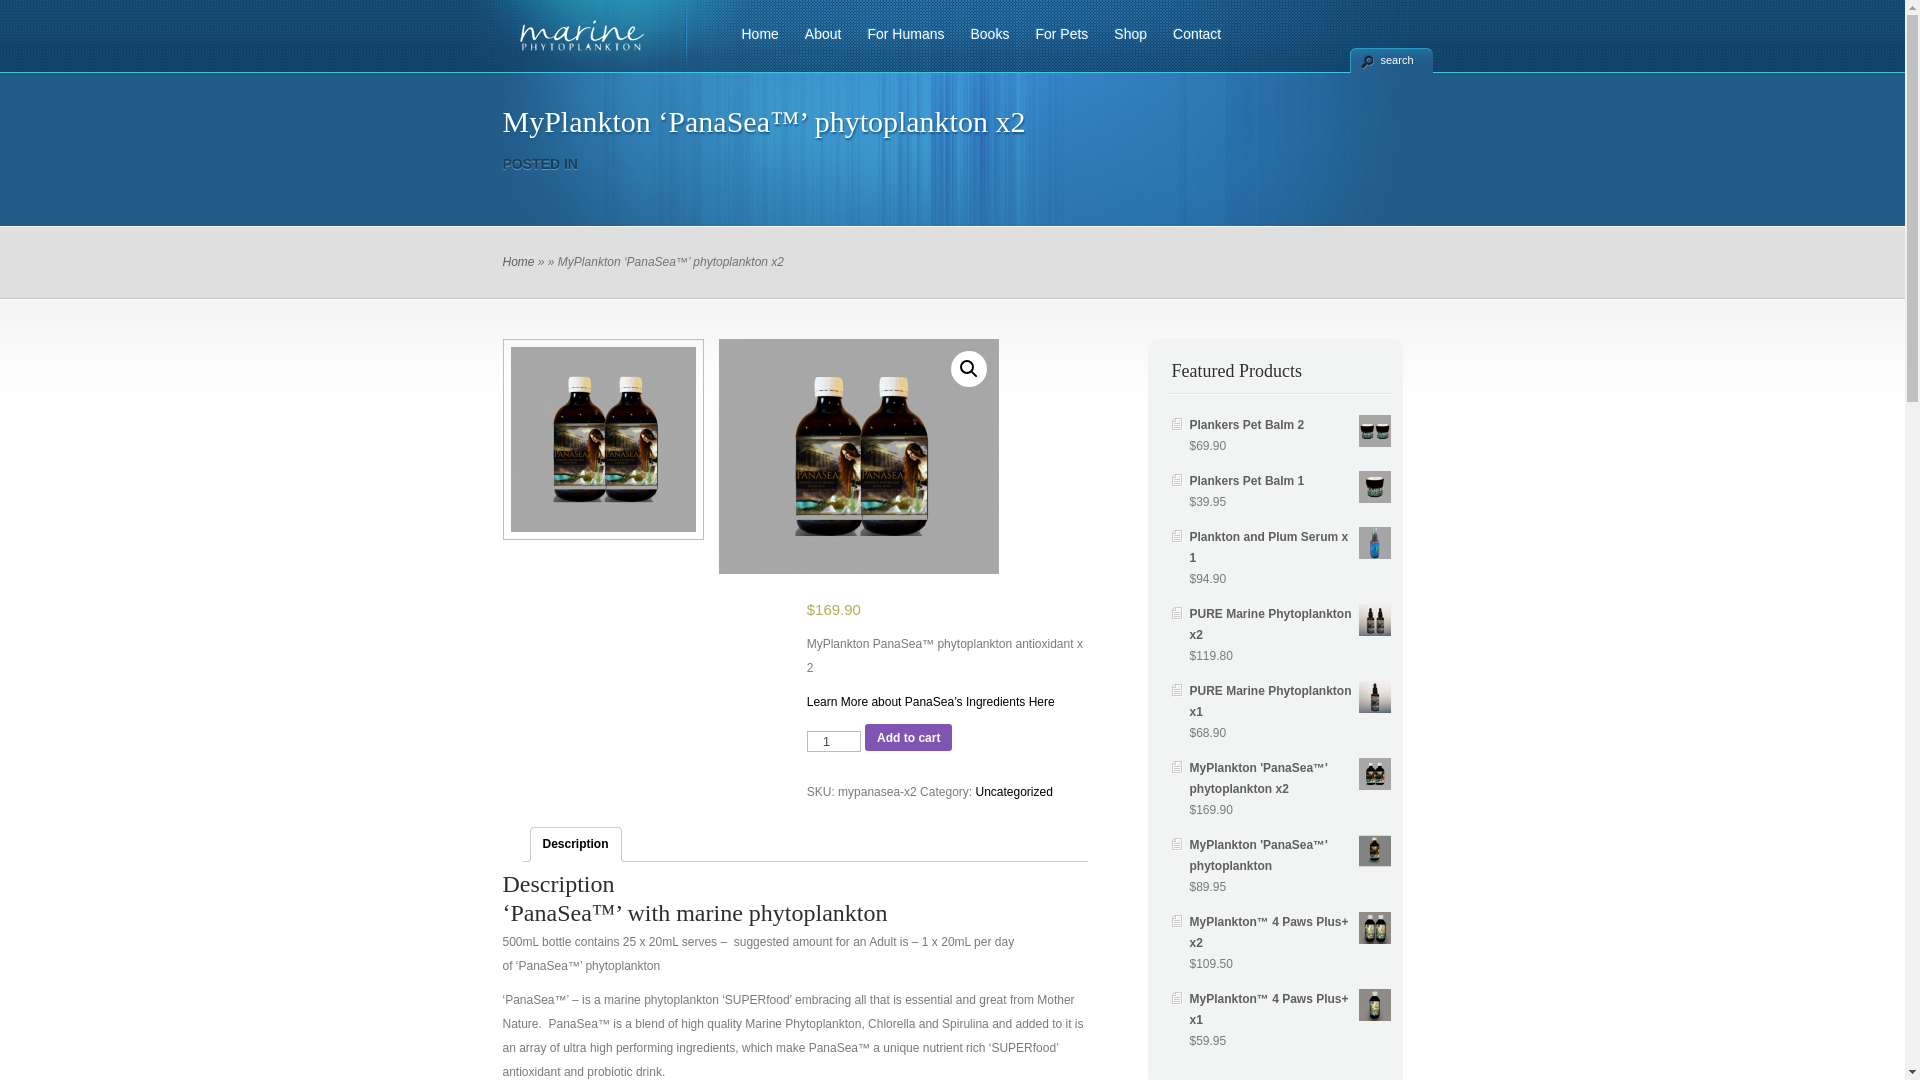 Image resolution: width=1920 pixels, height=1080 pixels. I want to click on 'Description', so click(574, 844).